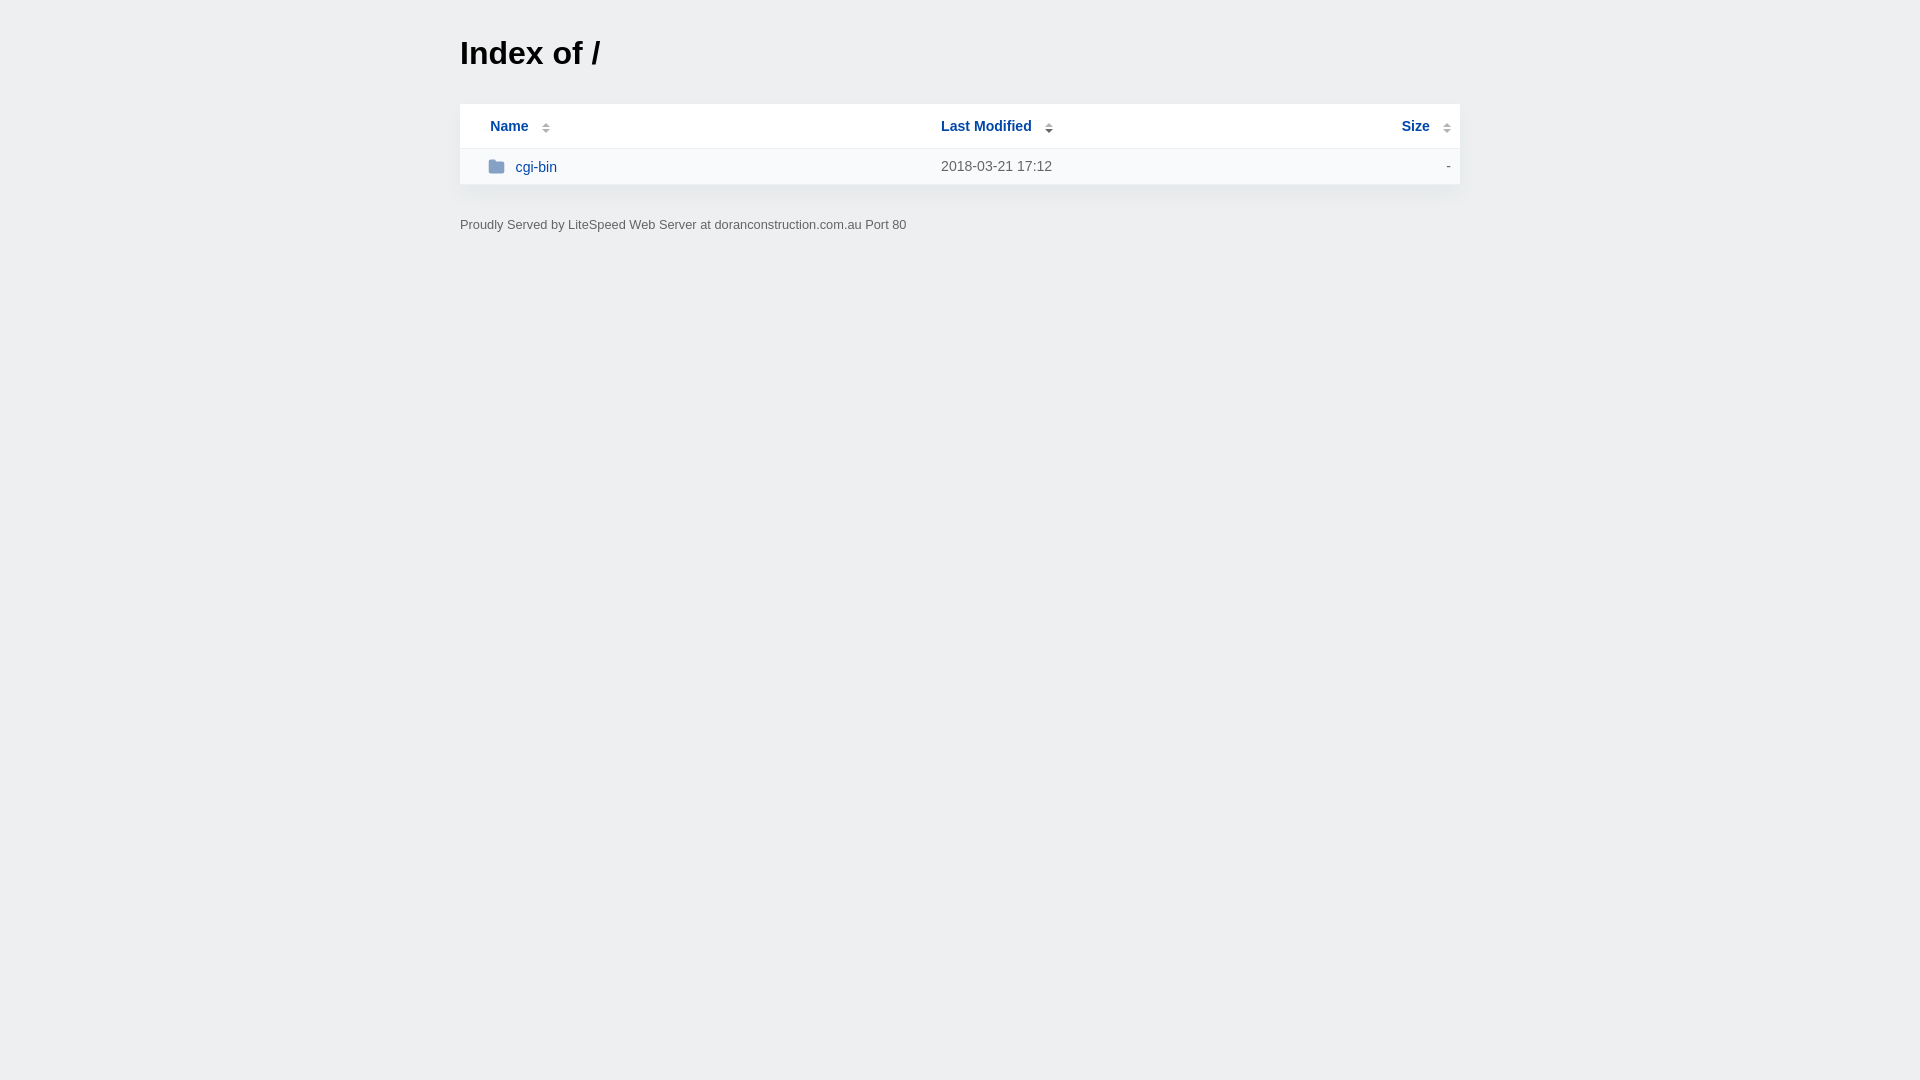 The width and height of the screenshot is (1920, 1080). Describe the element at coordinates (1425, 126) in the screenshot. I see `'Size'` at that location.